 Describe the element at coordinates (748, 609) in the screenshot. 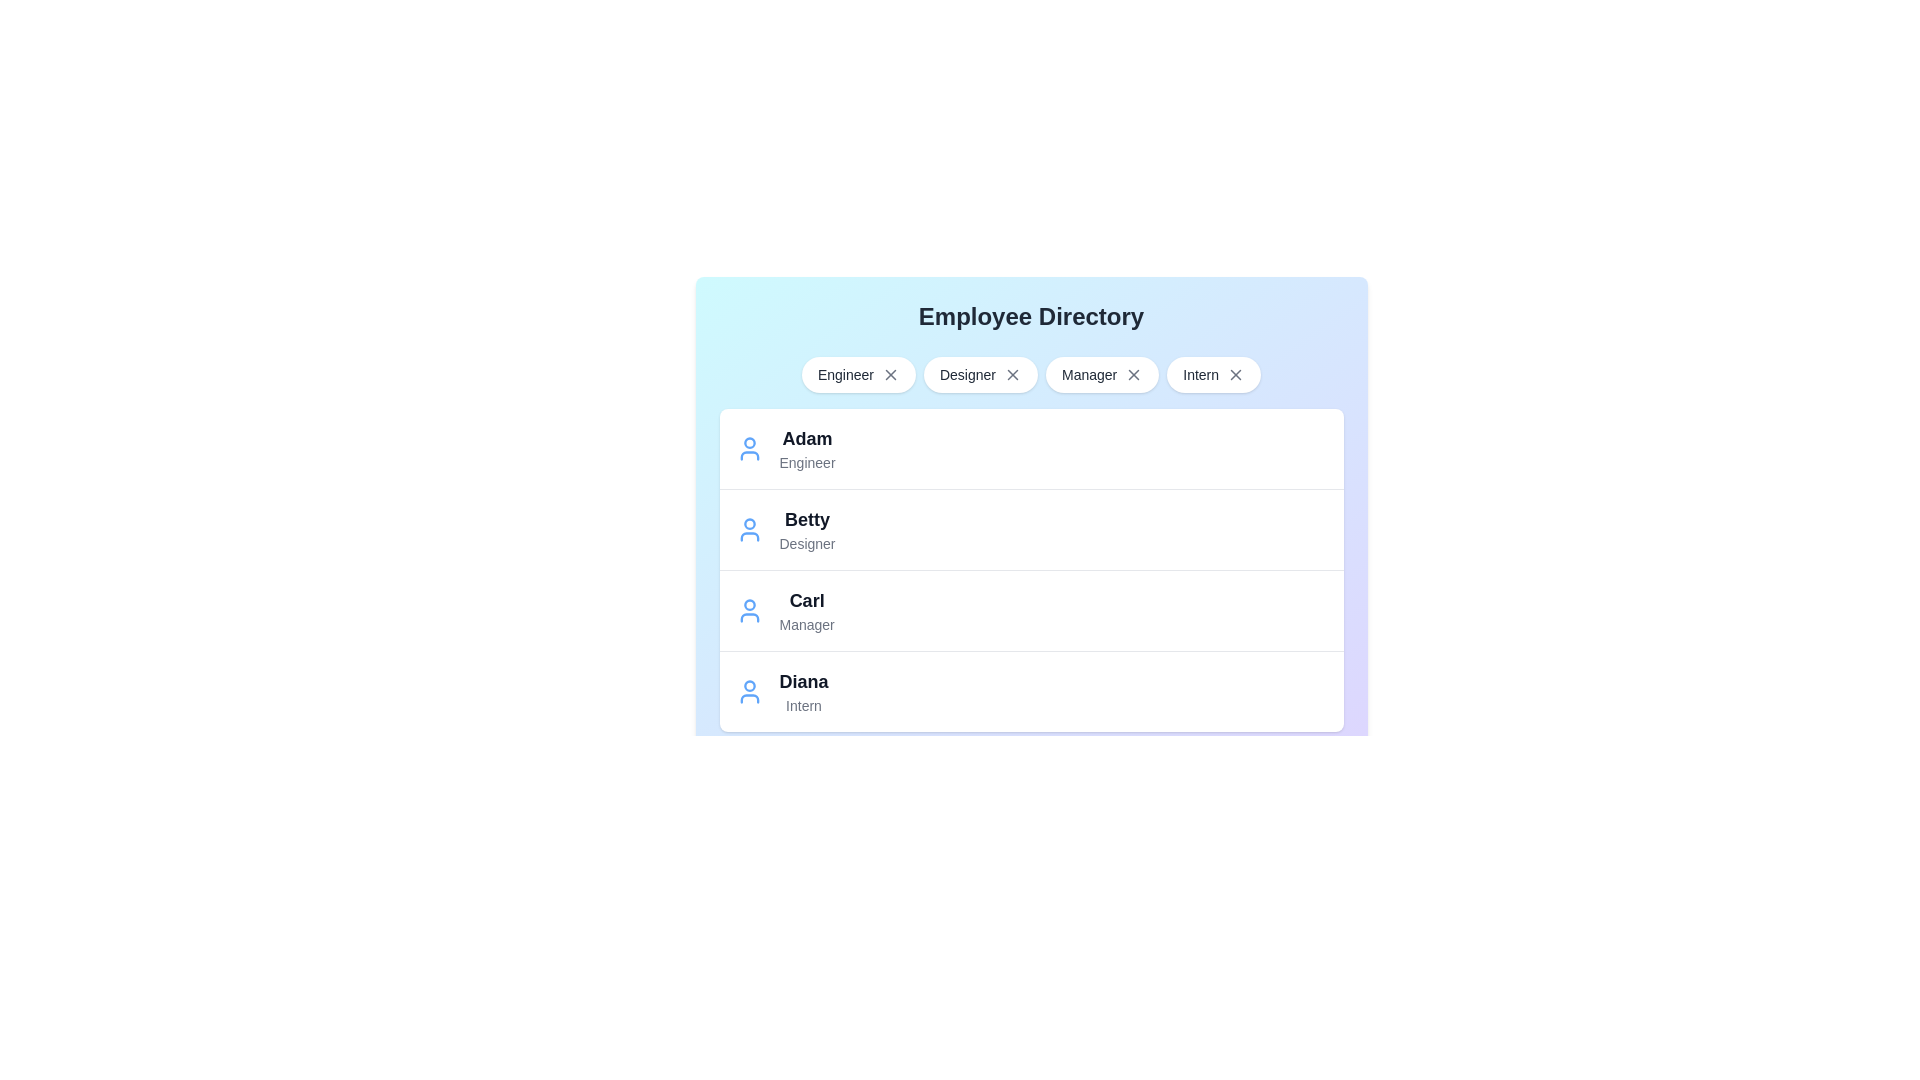

I see `the entry of the employee named Carl to view their details` at that location.